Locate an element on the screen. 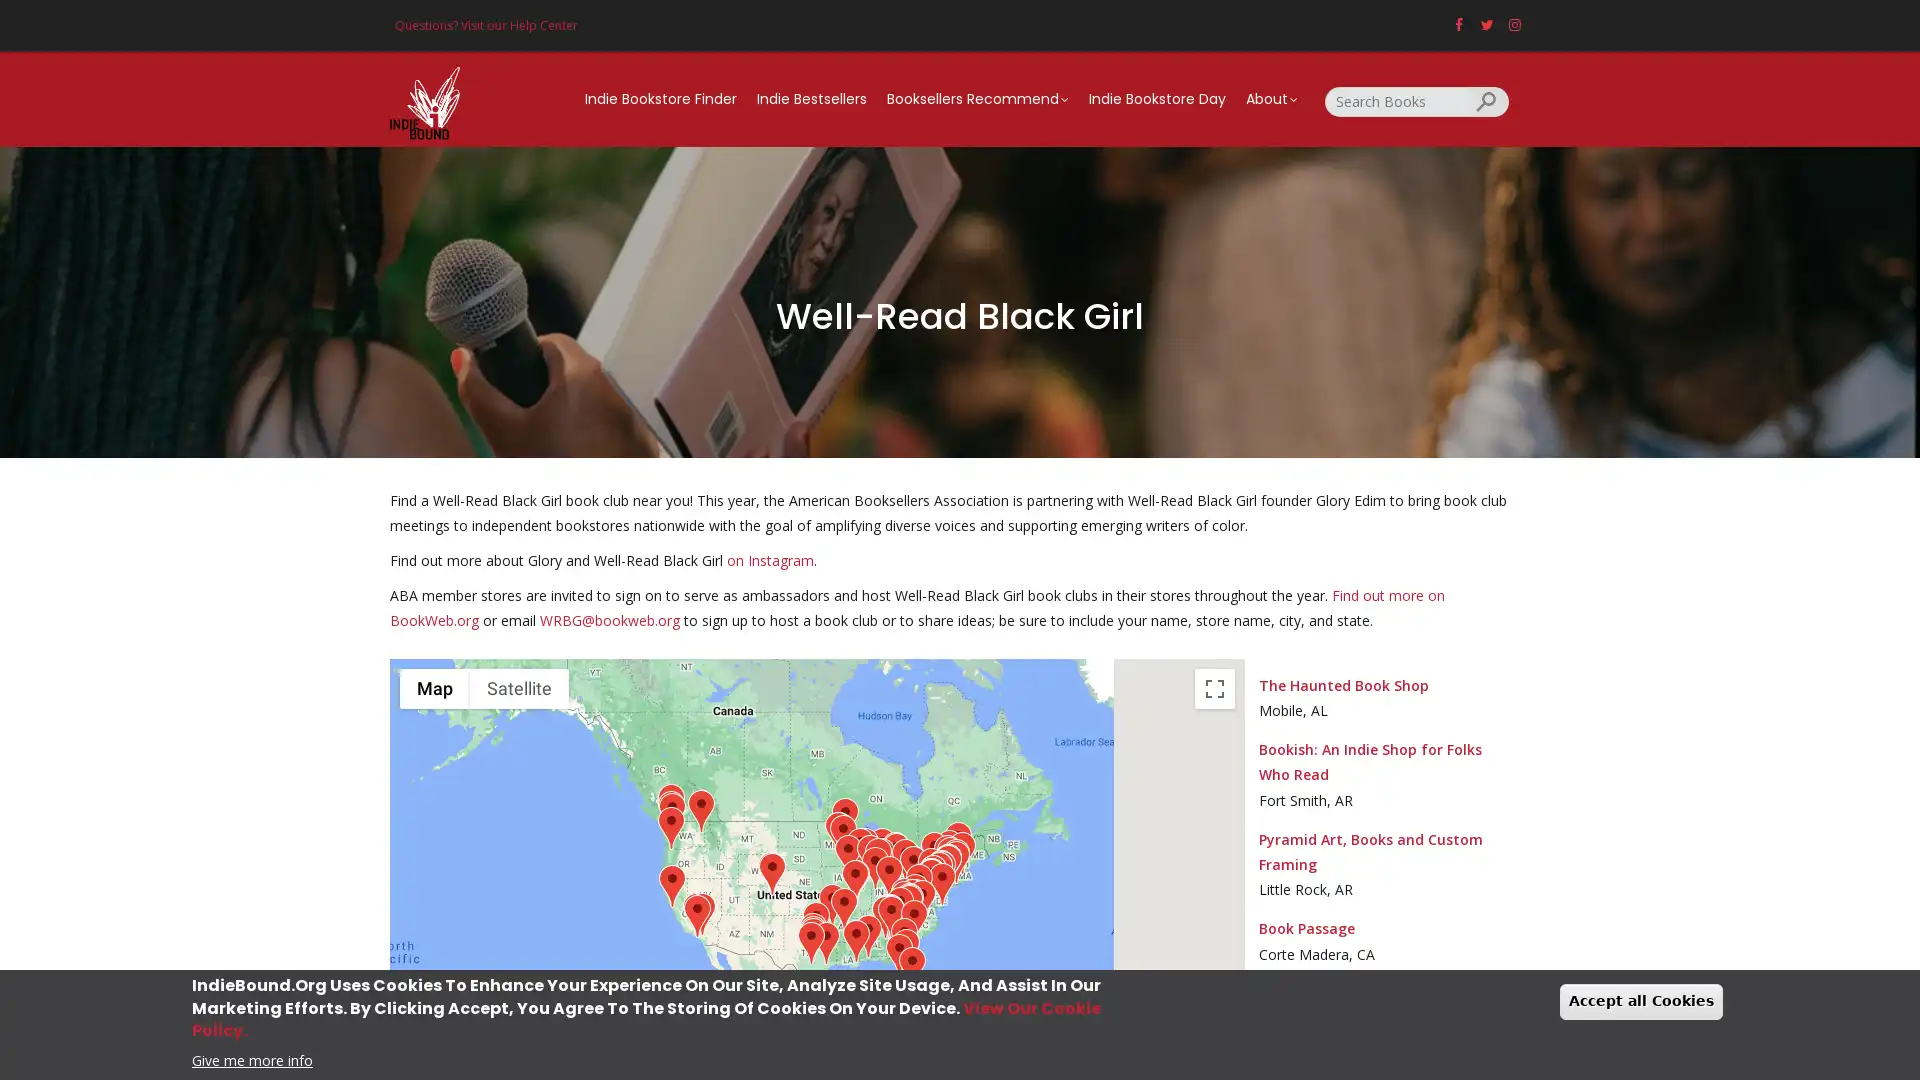 Image resolution: width=1920 pixels, height=1080 pixels. The Silver Unicorn Bookstore is located at coordinates (961, 852).